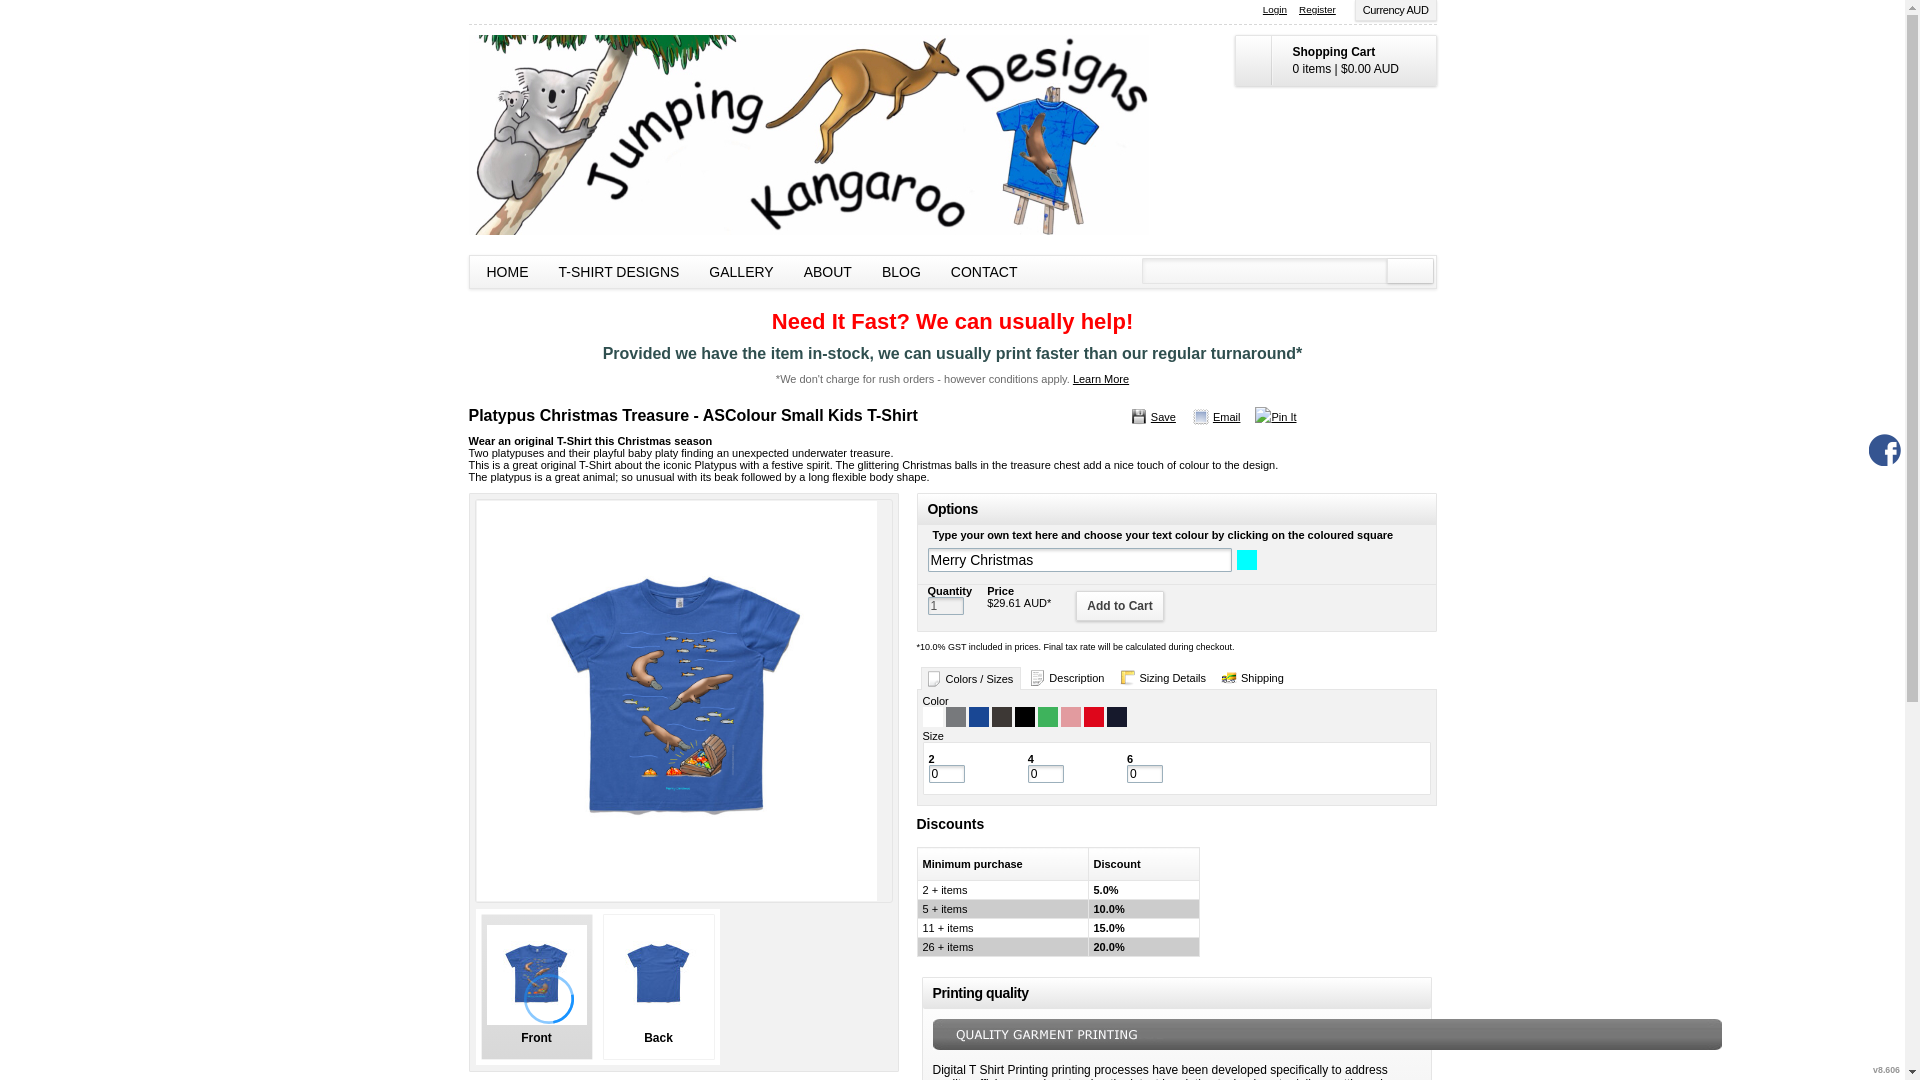 The width and height of the screenshot is (1920, 1080). What do you see at coordinates (1274, 10) in the screenshot?
I see `'Login'` at bounding box center [1274, 10].